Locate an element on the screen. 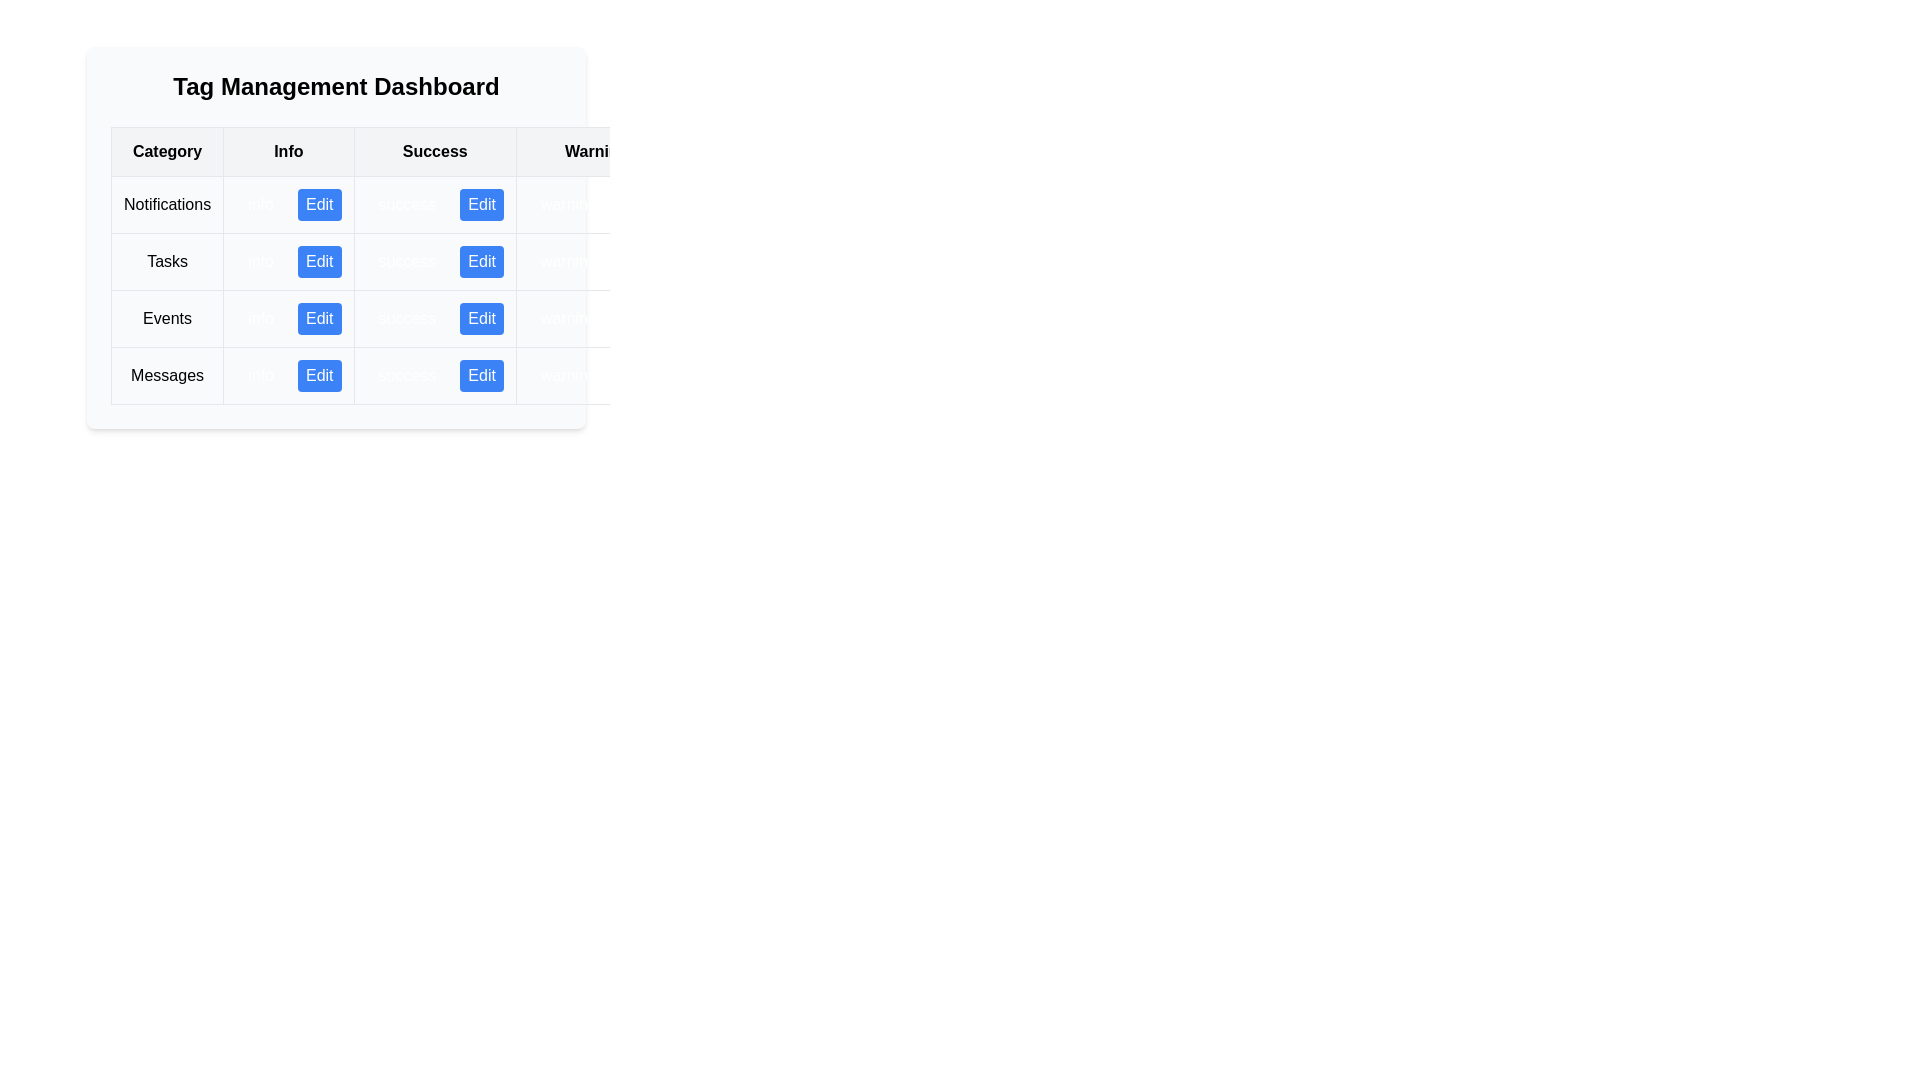  the 'success' status tag in the 'Tasks' row under the 'Success' column of the 'Tag Management Dashboard' is located at coordinates (434, 261).